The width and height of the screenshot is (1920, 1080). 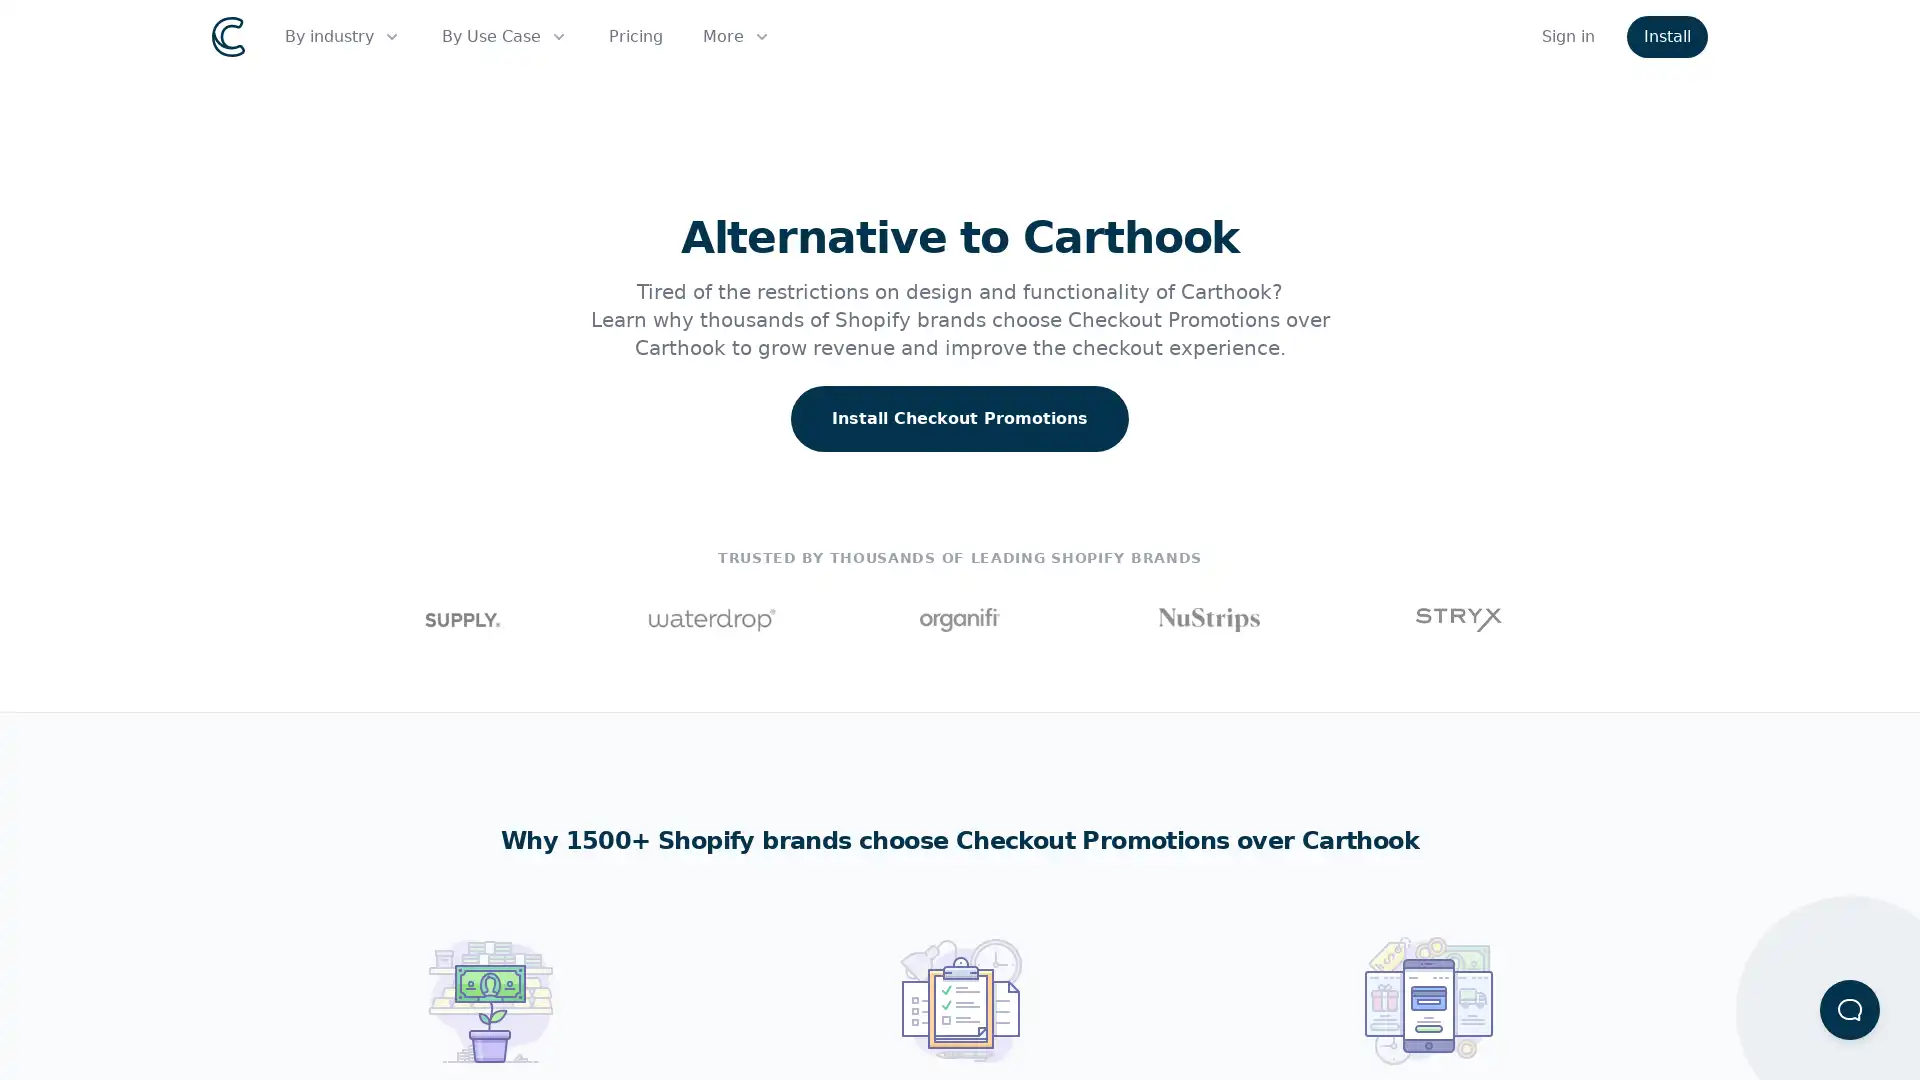 What do you see at coordinates (736, 37) in the screenshot?
I see `More` at bounding box center [736, 37].